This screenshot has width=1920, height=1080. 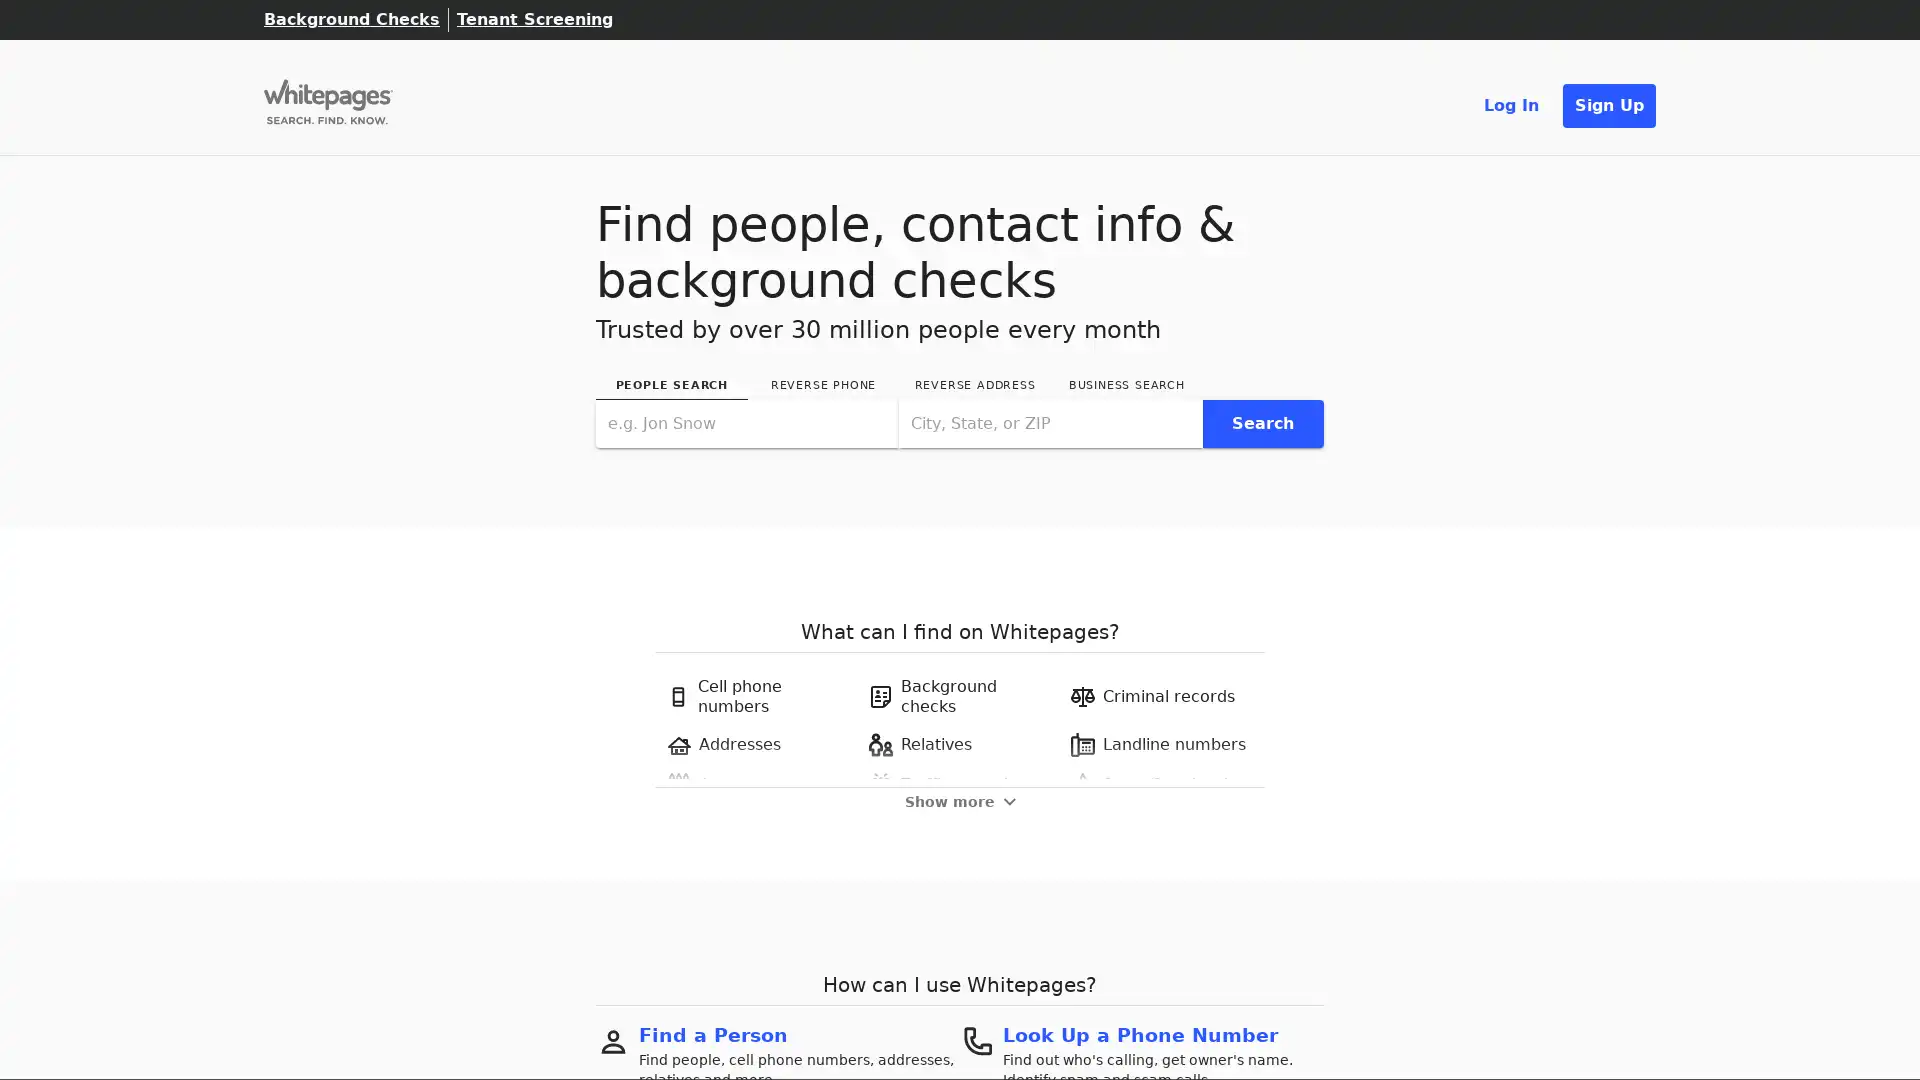 What do you see at coordinates (958, 800) in the screenshot?
I see `Show more` at bounding box center [958, 800].